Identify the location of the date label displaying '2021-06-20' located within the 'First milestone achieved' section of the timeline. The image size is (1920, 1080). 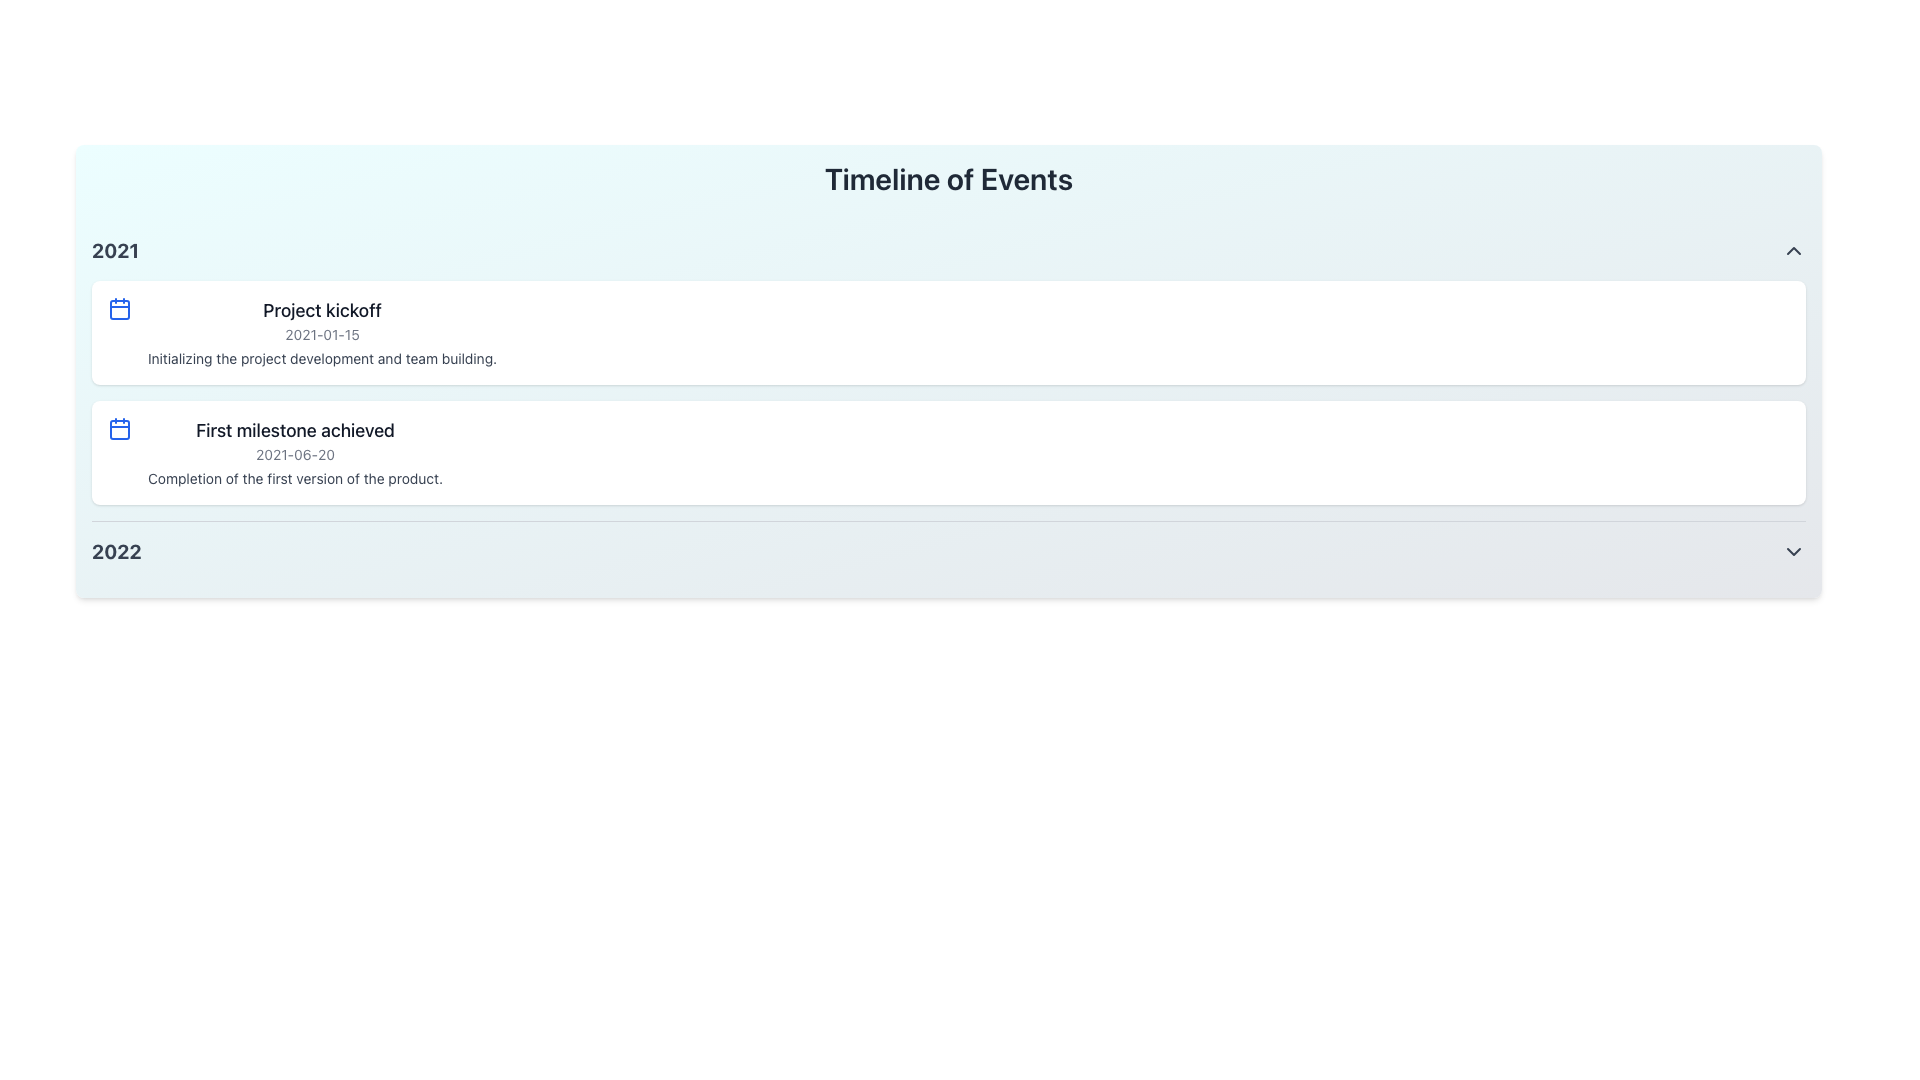
(294, 455).